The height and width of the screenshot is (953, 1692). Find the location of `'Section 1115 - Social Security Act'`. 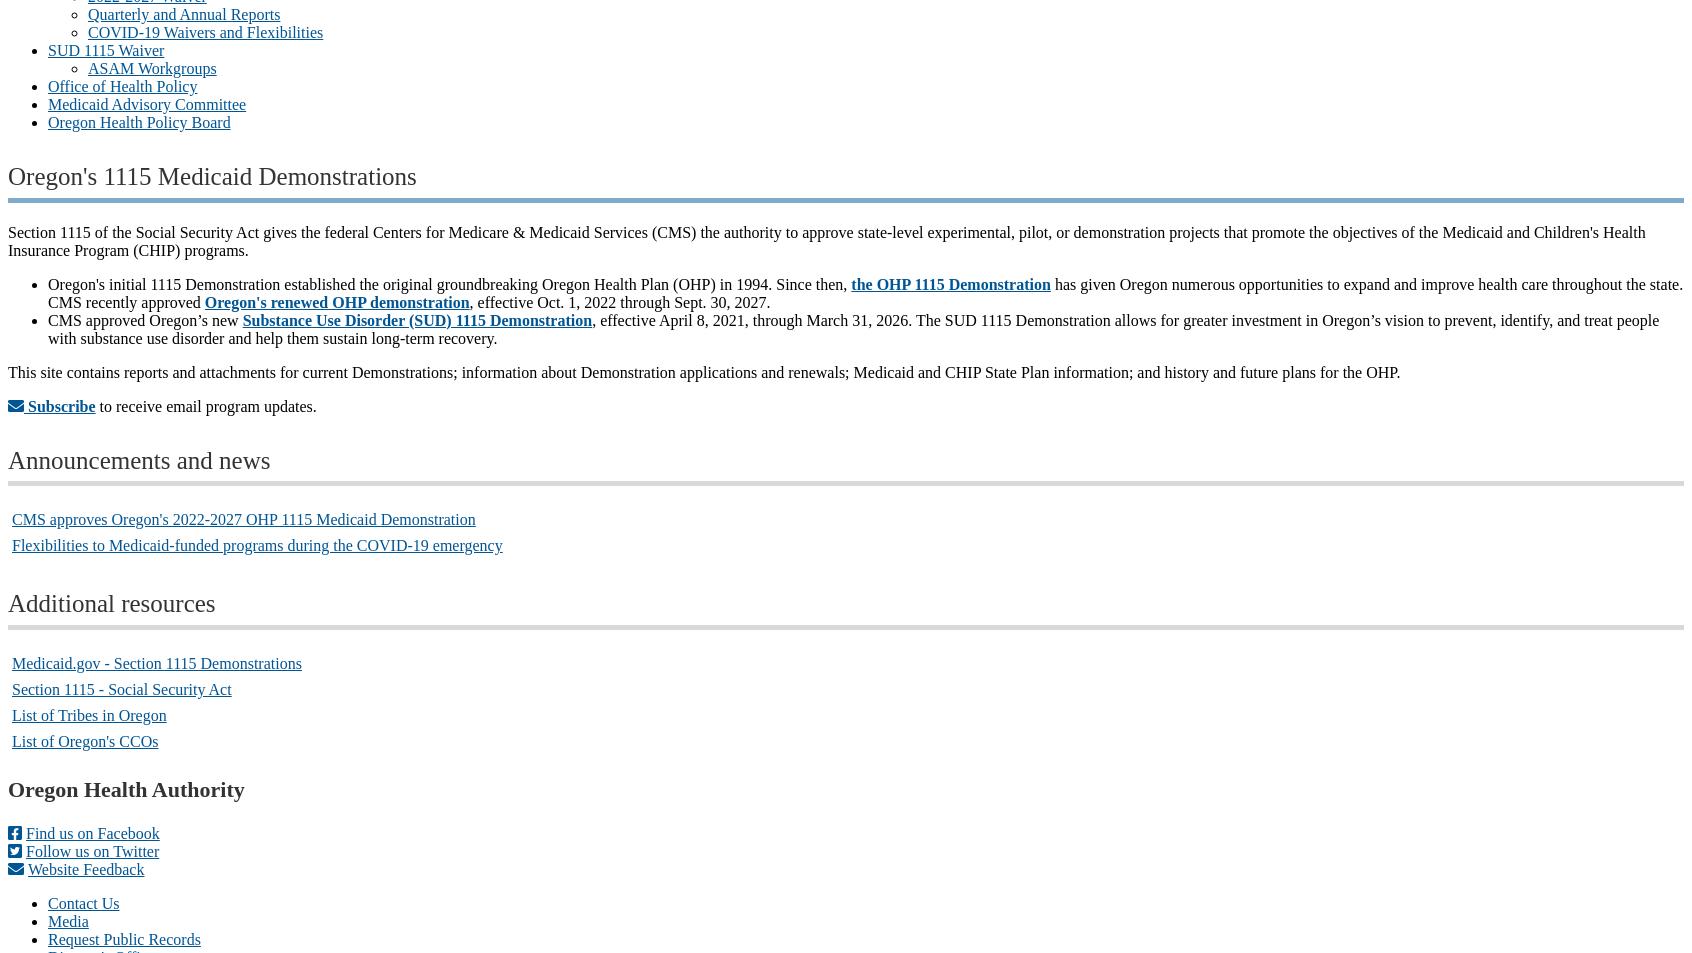

'Section 1115 - Social Security Act' is located at coordinates (121, 688).